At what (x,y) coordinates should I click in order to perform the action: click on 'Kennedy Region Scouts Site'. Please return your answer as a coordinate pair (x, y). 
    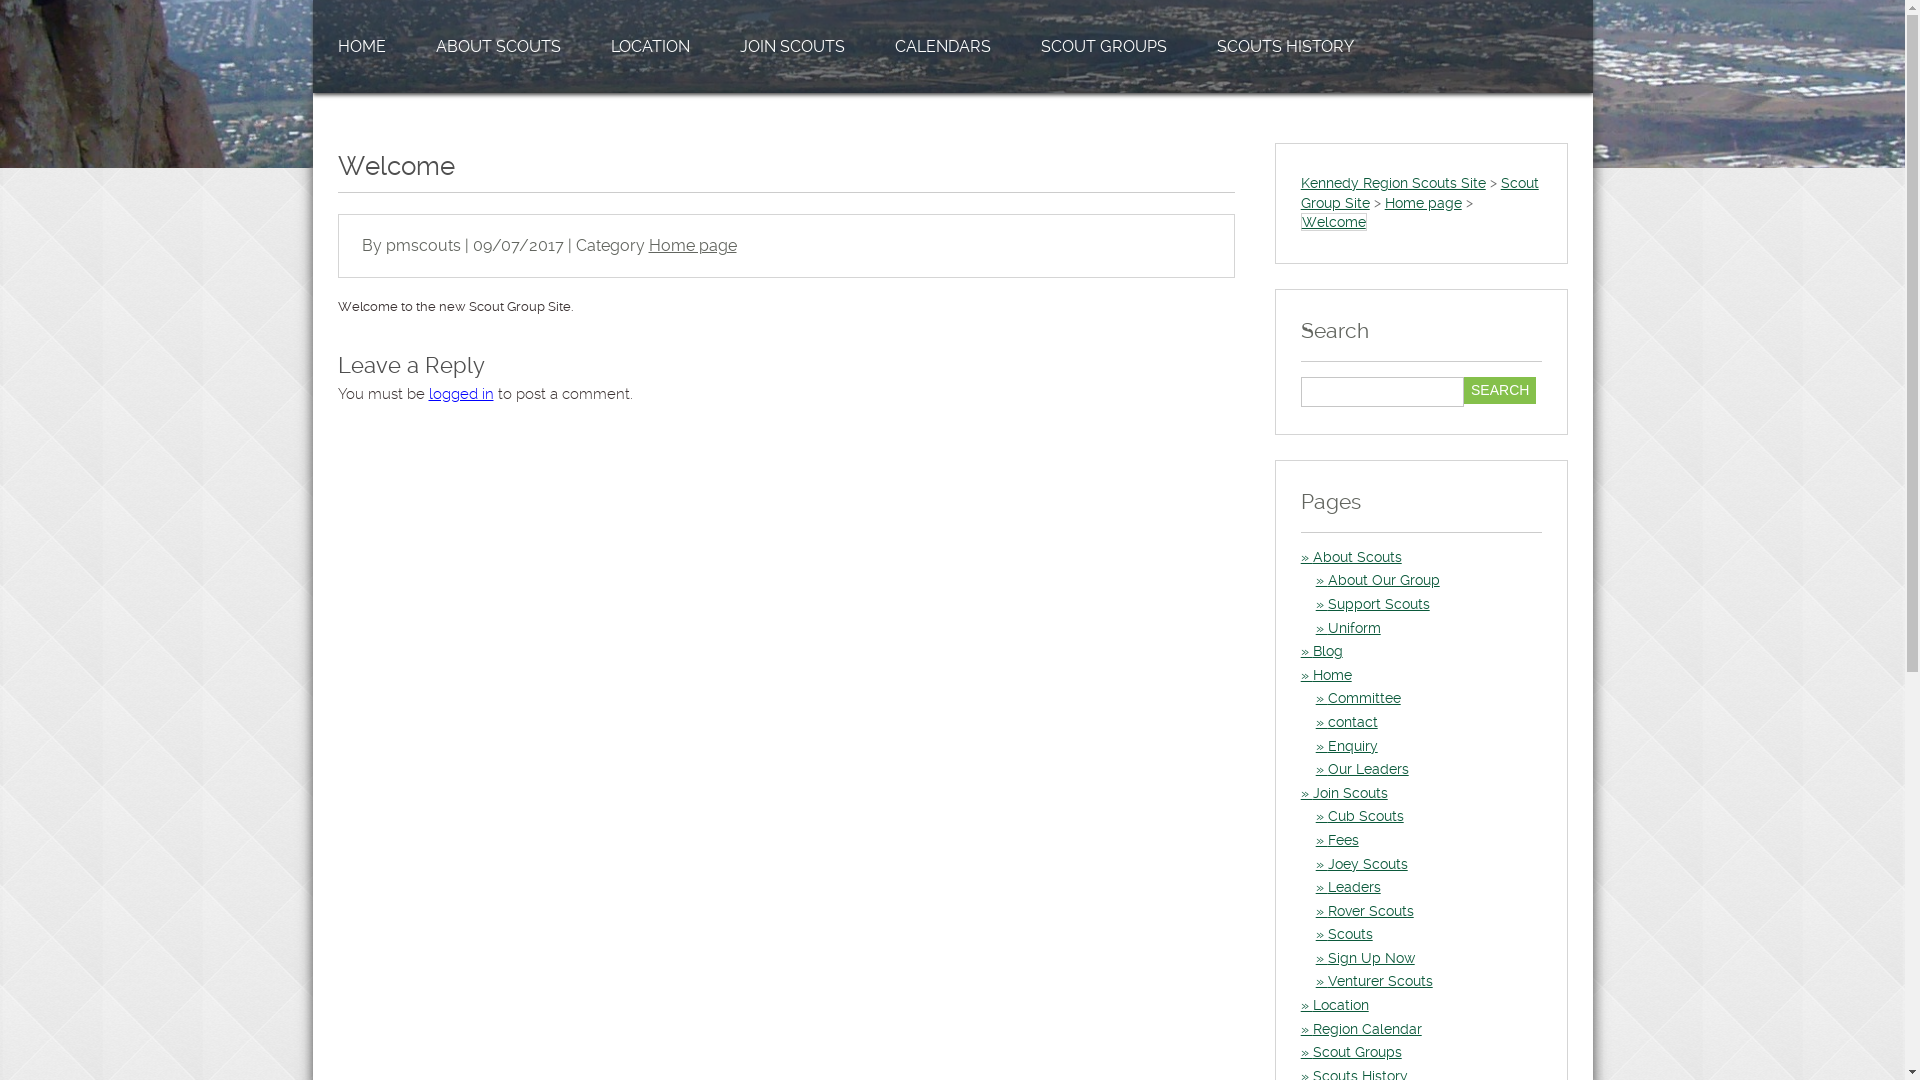
    Looking at the image, I should click on (1392, 182).